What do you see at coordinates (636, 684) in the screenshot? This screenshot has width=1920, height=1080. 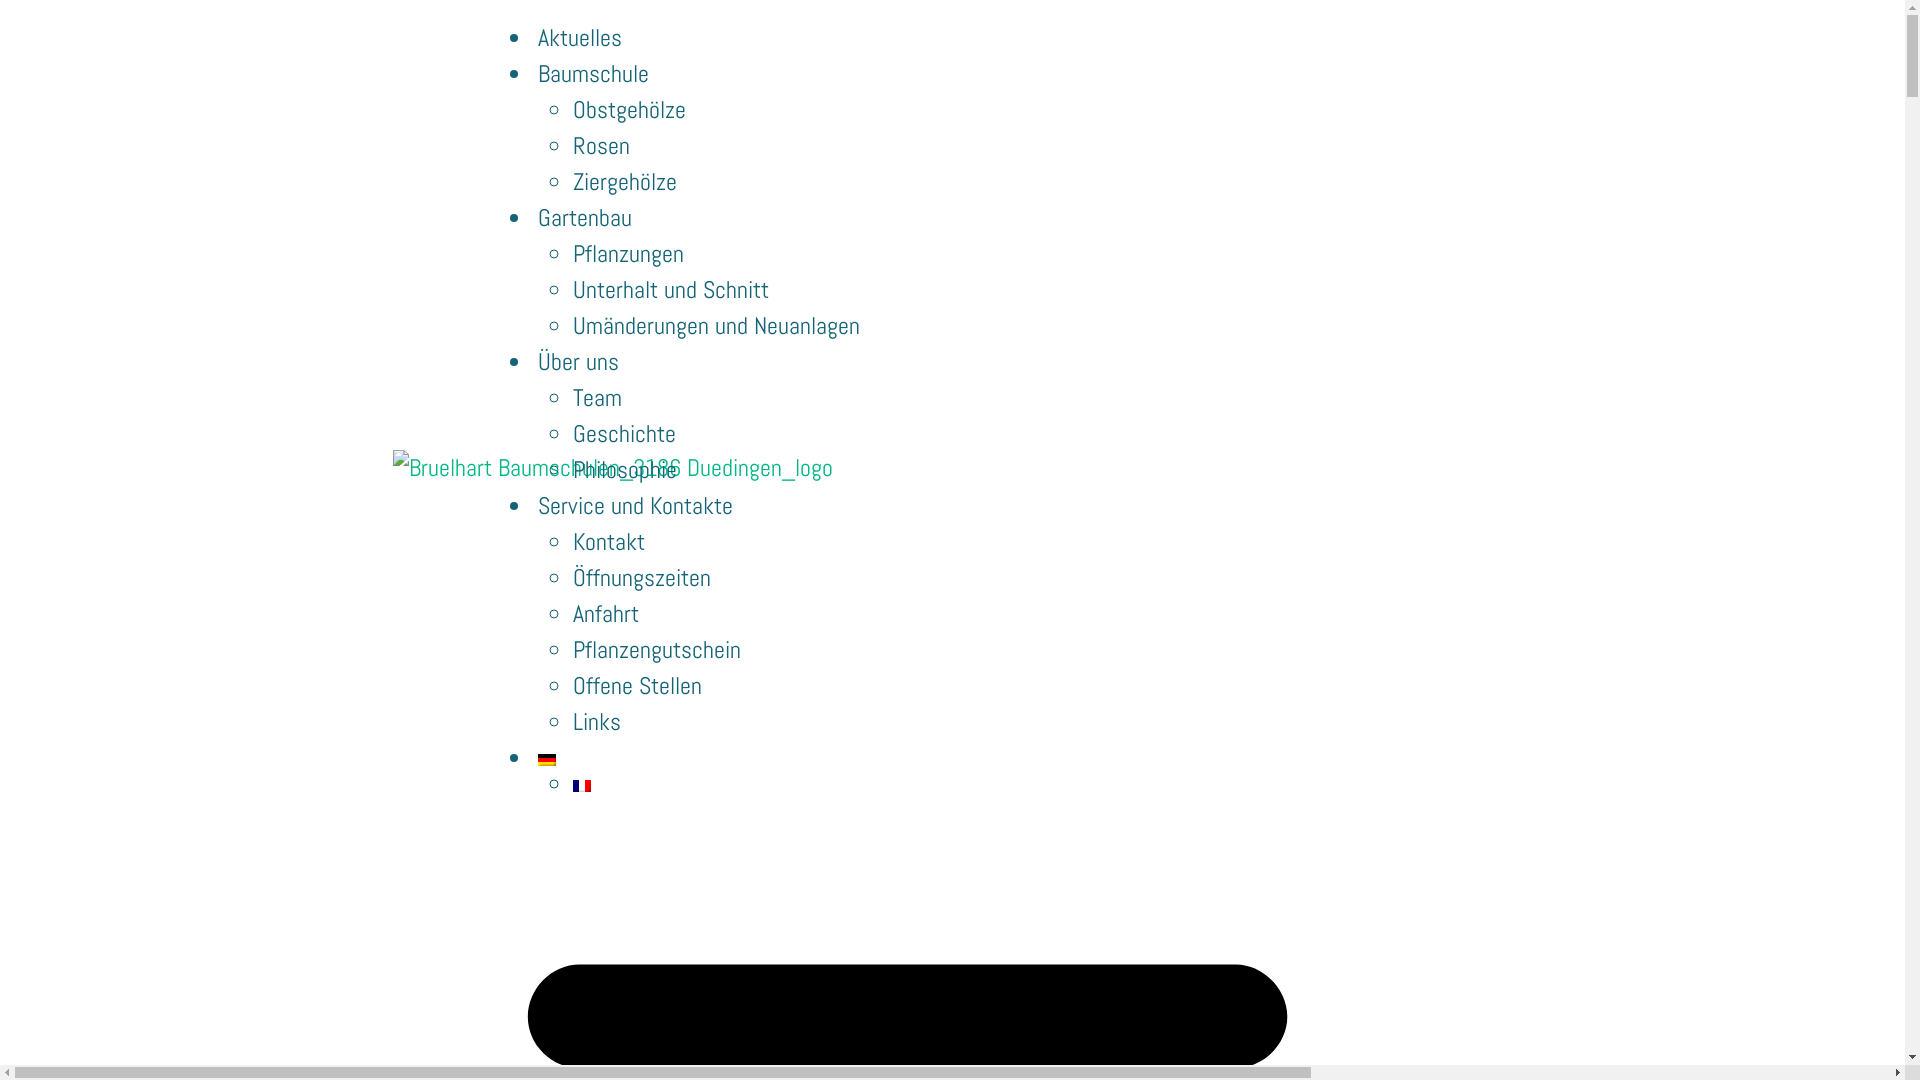 I see `'Offene Stellen'` at bounding box center [636, 684].